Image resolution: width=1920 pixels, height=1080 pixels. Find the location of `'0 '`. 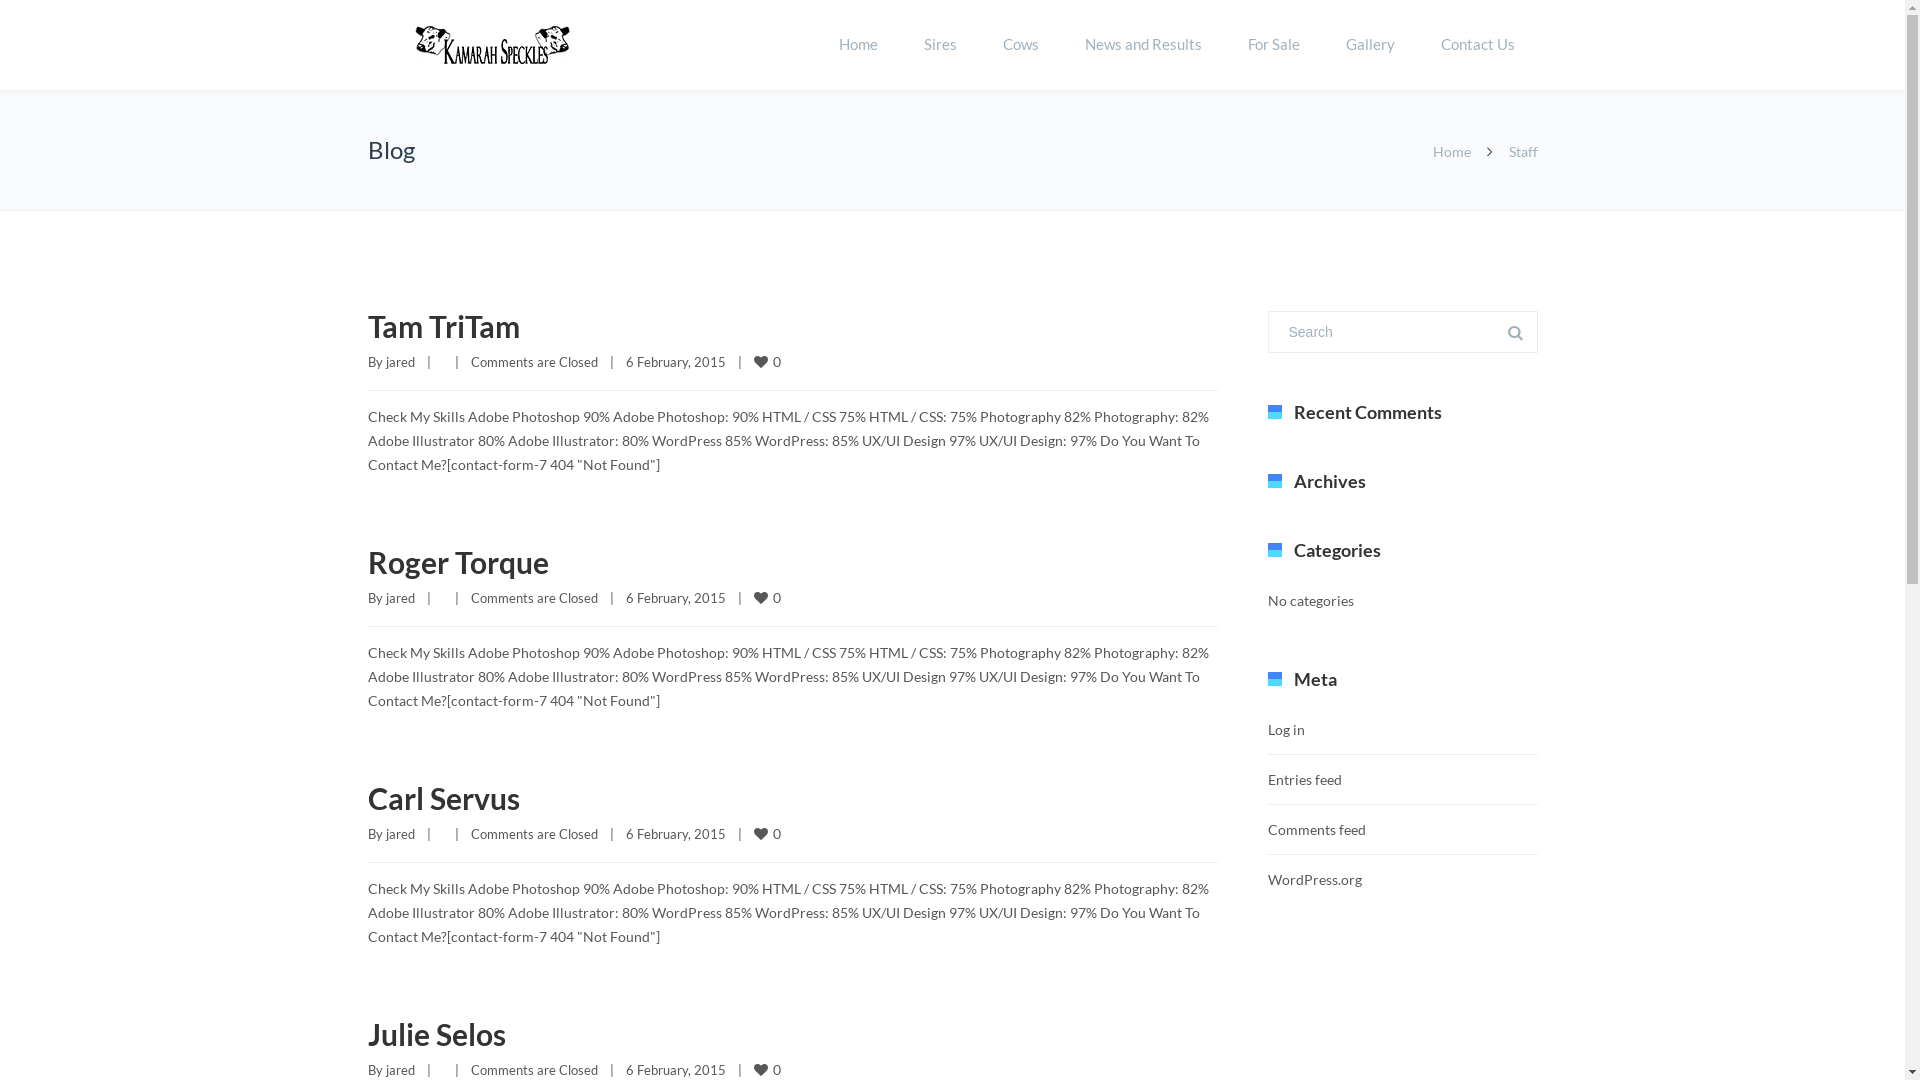

'0 ' is located at coordinates (752, 361).